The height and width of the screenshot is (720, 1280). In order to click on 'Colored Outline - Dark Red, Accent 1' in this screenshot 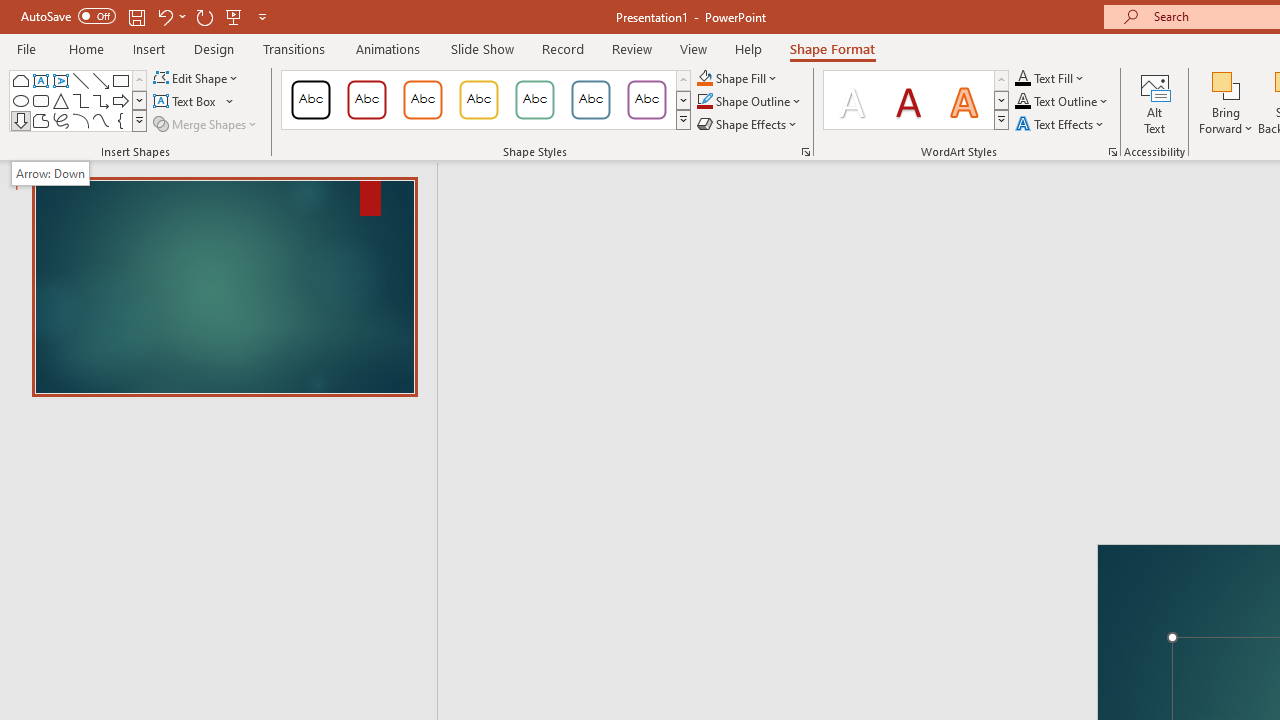, I will do `click(367, 100)`.